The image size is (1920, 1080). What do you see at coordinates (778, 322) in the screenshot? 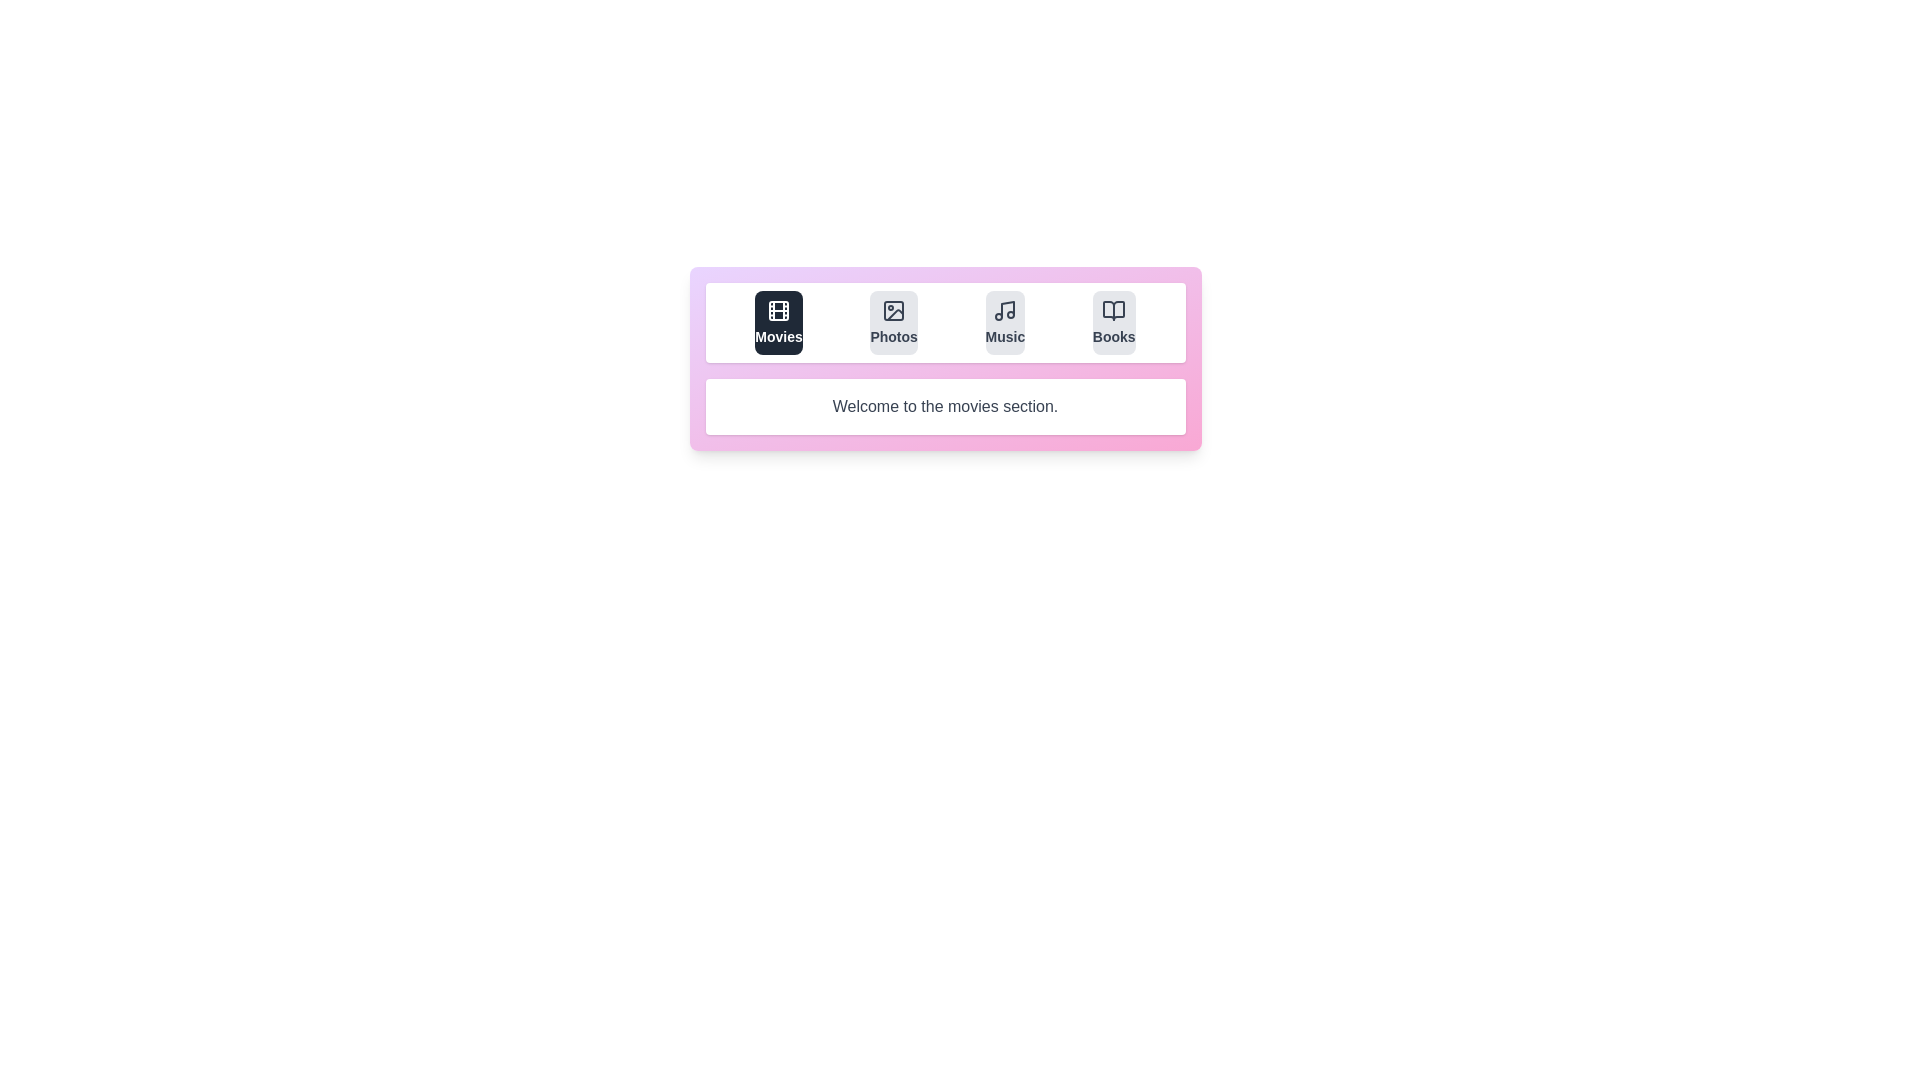
I see `the tab labeled Movies` at bounding box center [778, 322].